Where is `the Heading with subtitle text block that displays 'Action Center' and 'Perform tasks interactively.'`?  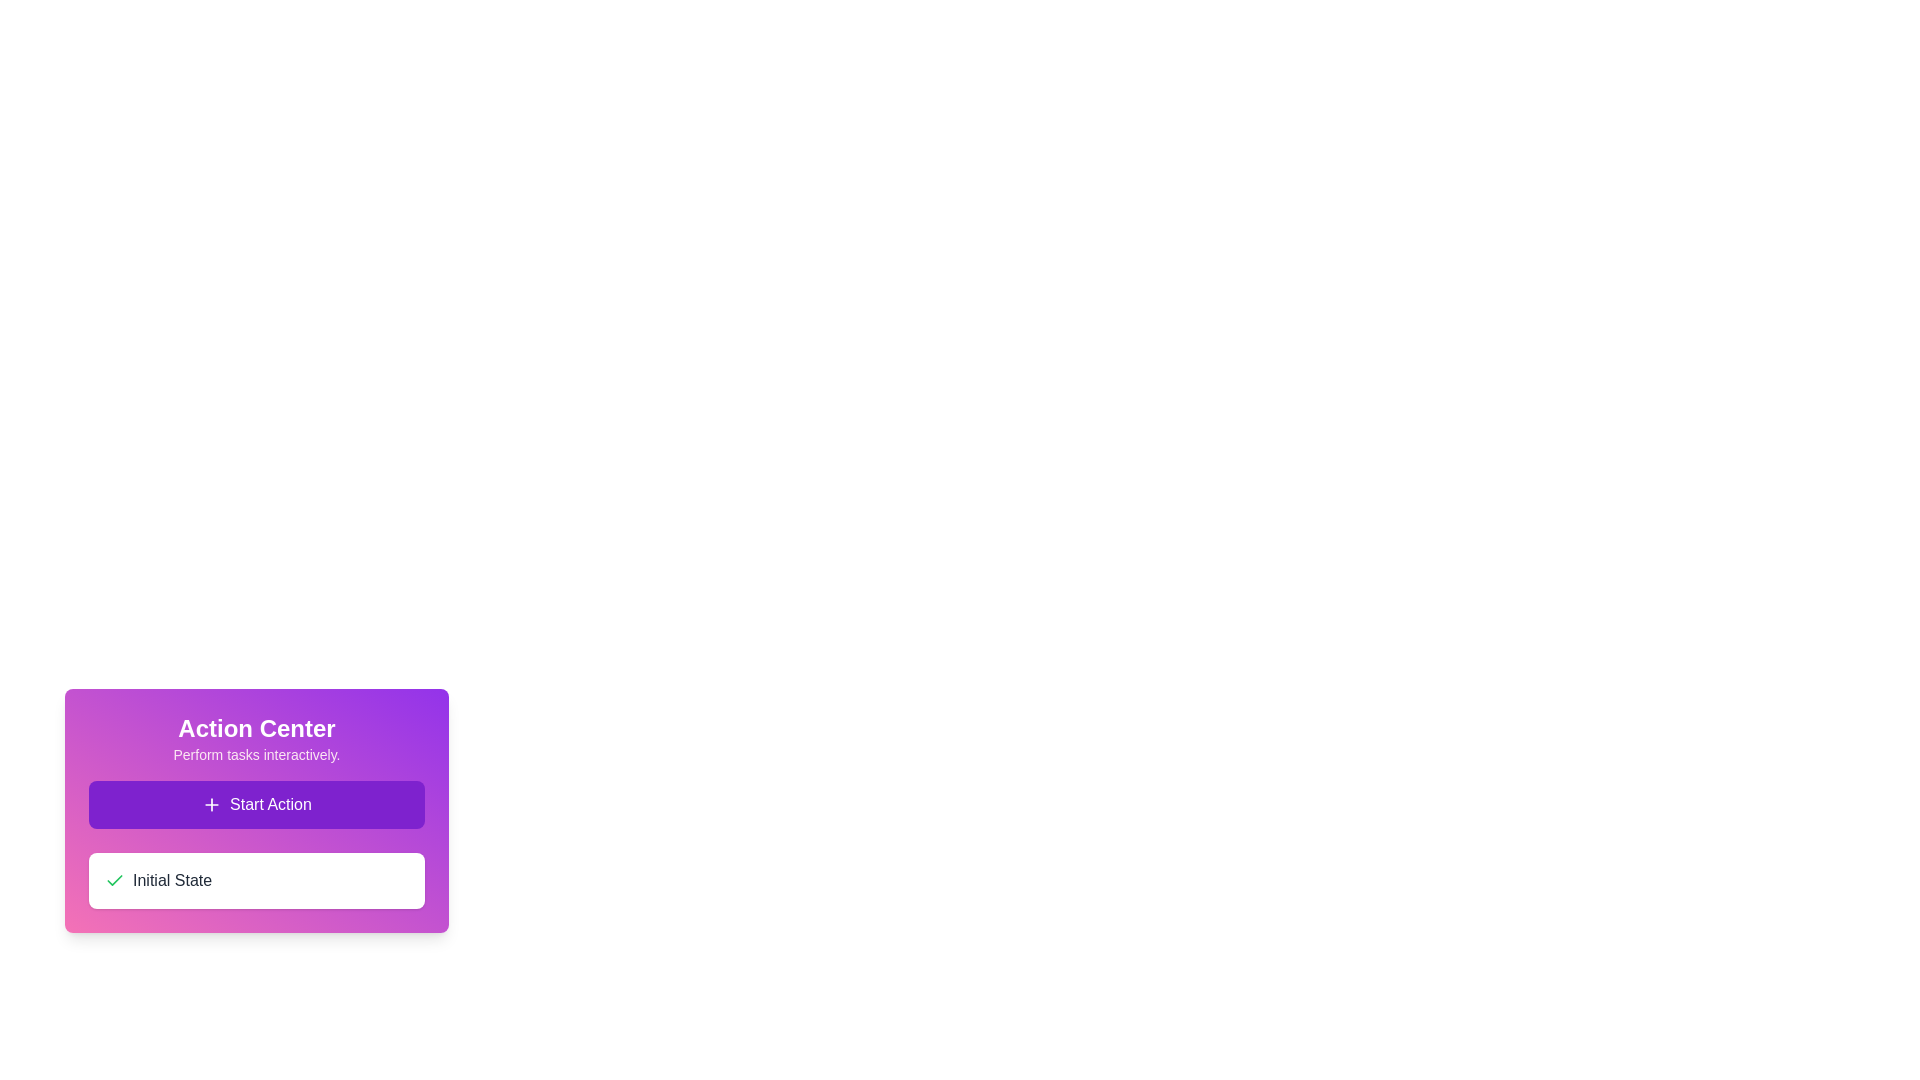
the Heading with subtitle text block that displays 'Action Center' and 'Perform tasks interactively.' is located at coordinates (256, 739).